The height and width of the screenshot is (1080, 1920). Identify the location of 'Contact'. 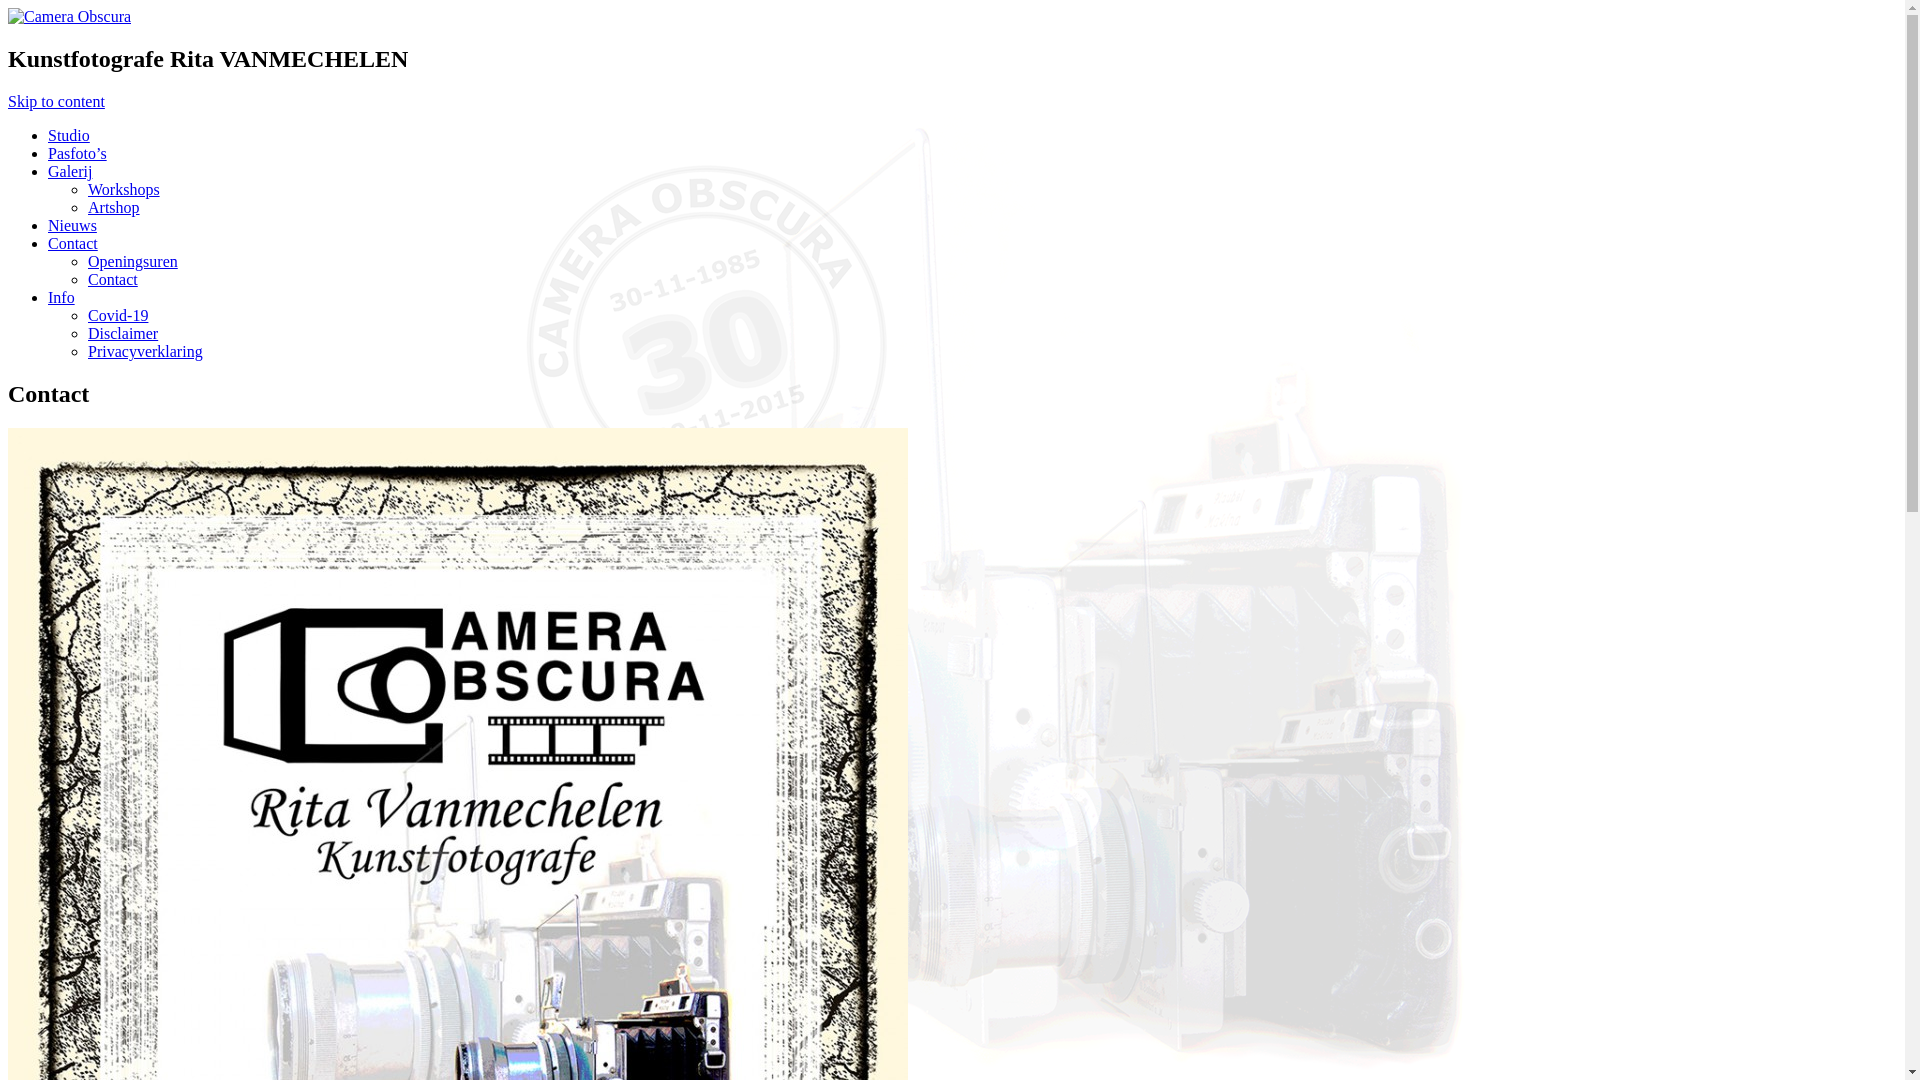
(112, 279).